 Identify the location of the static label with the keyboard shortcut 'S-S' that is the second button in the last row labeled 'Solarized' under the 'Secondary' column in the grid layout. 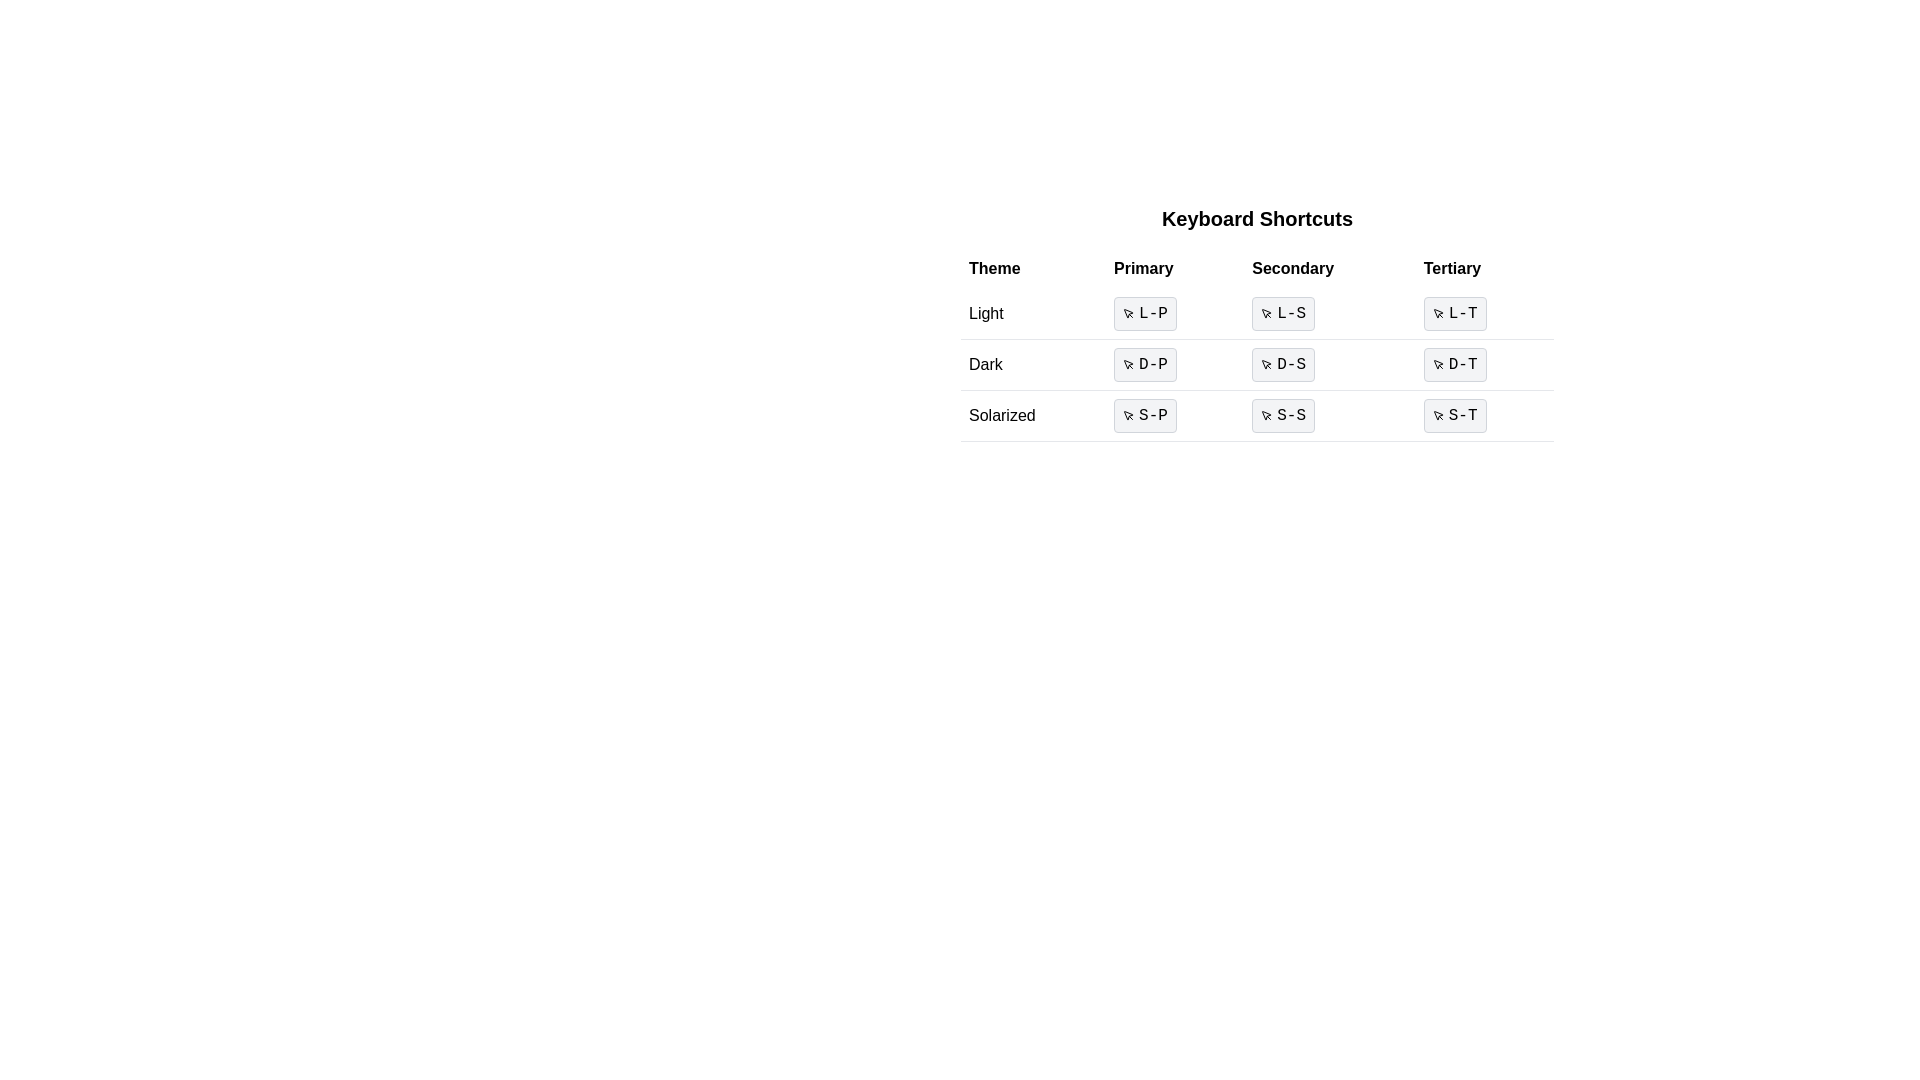
(1283, 415).